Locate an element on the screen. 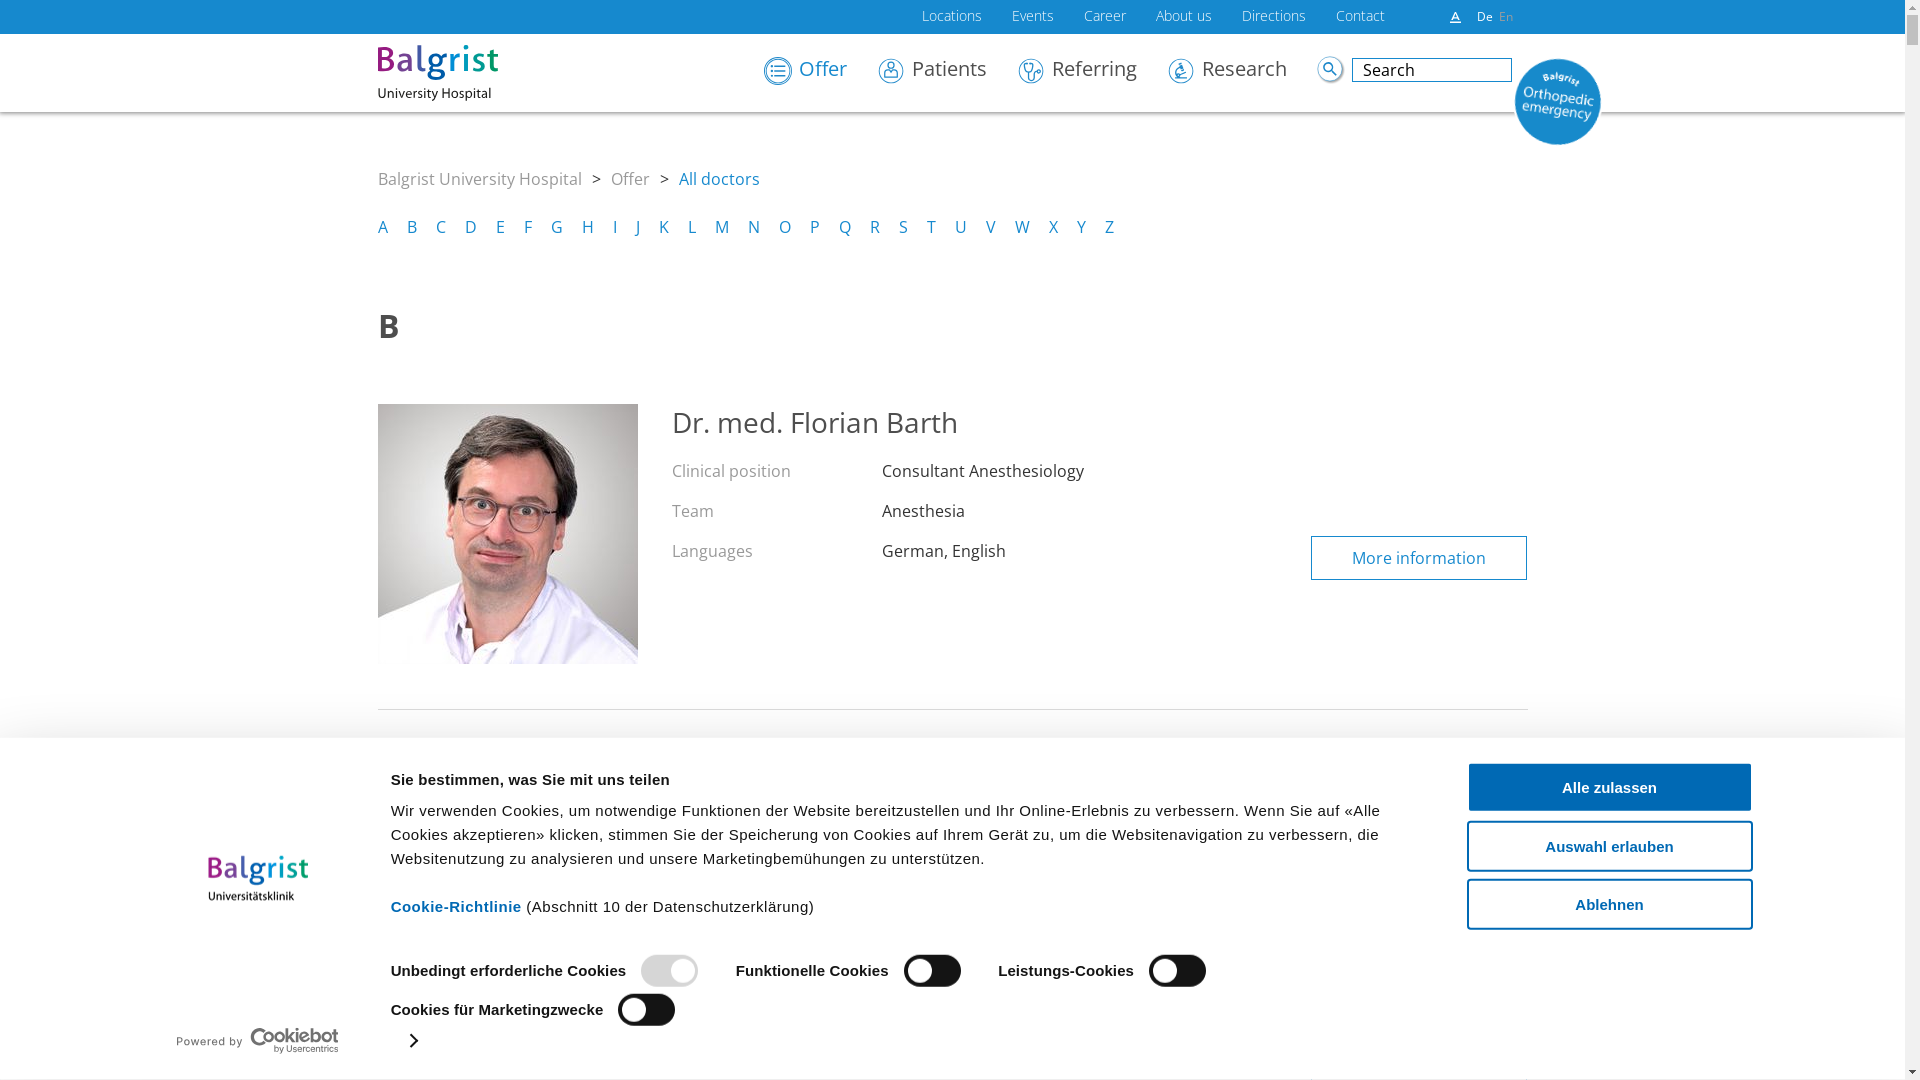 Image resolution: width=1920 pixels, height=1080 pixels. 'I' is located at coordinates (613, 226).